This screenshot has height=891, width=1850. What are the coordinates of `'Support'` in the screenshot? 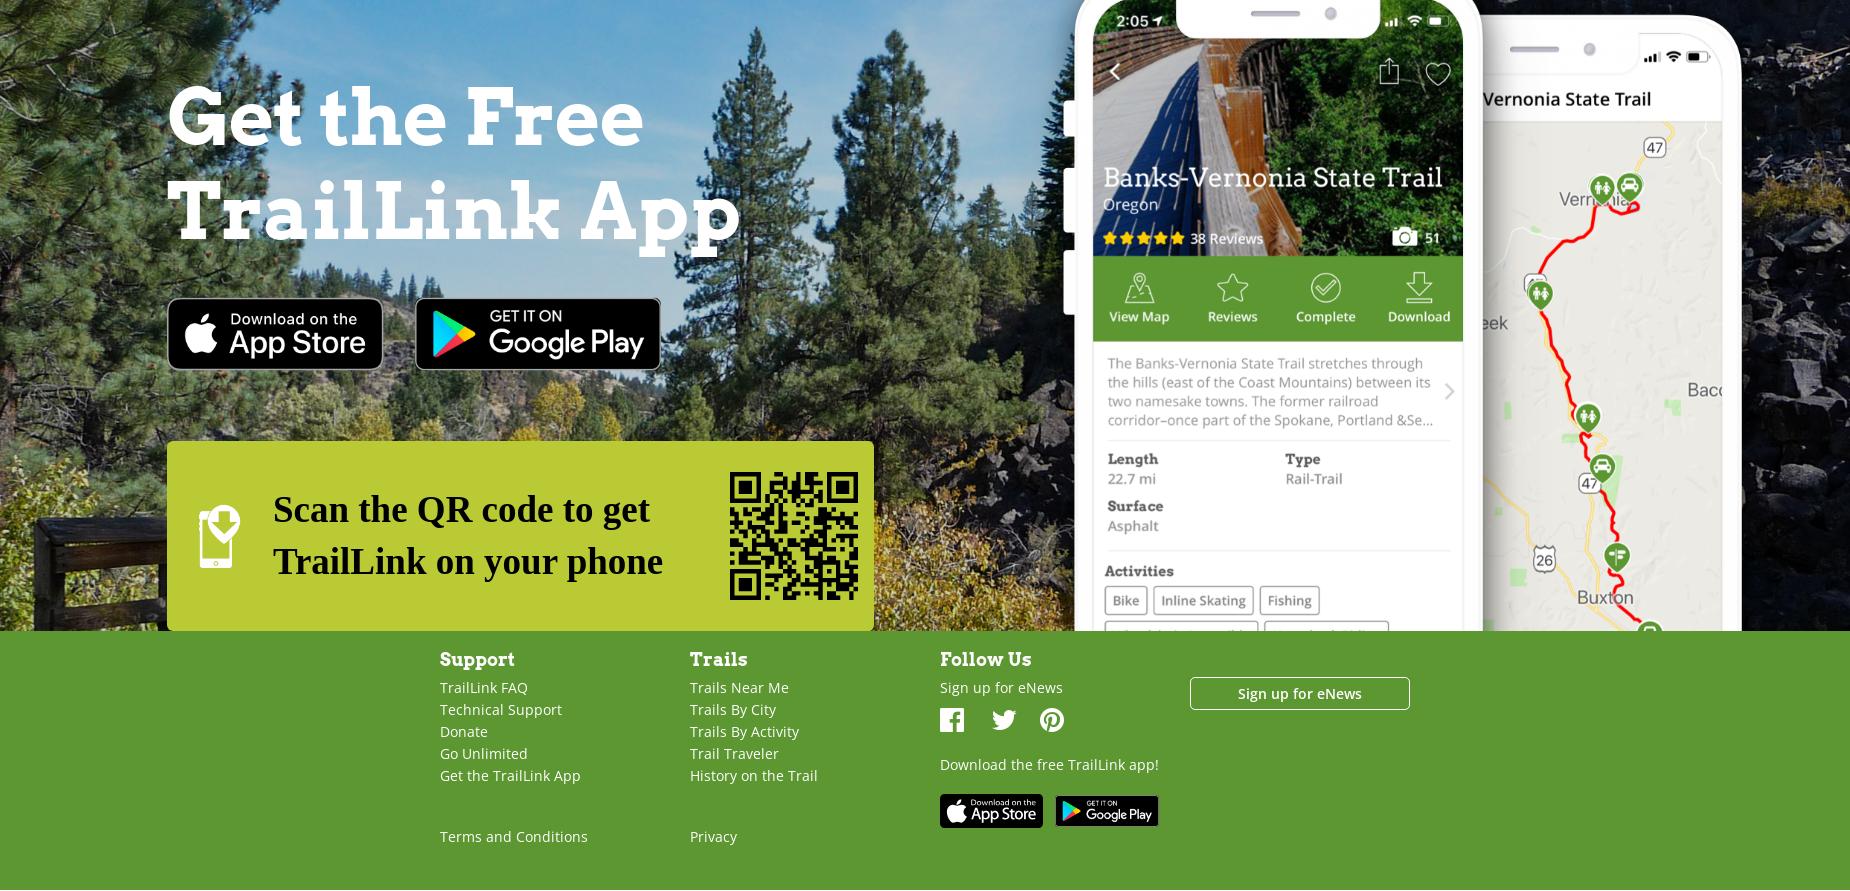 It's located at (477, 657).